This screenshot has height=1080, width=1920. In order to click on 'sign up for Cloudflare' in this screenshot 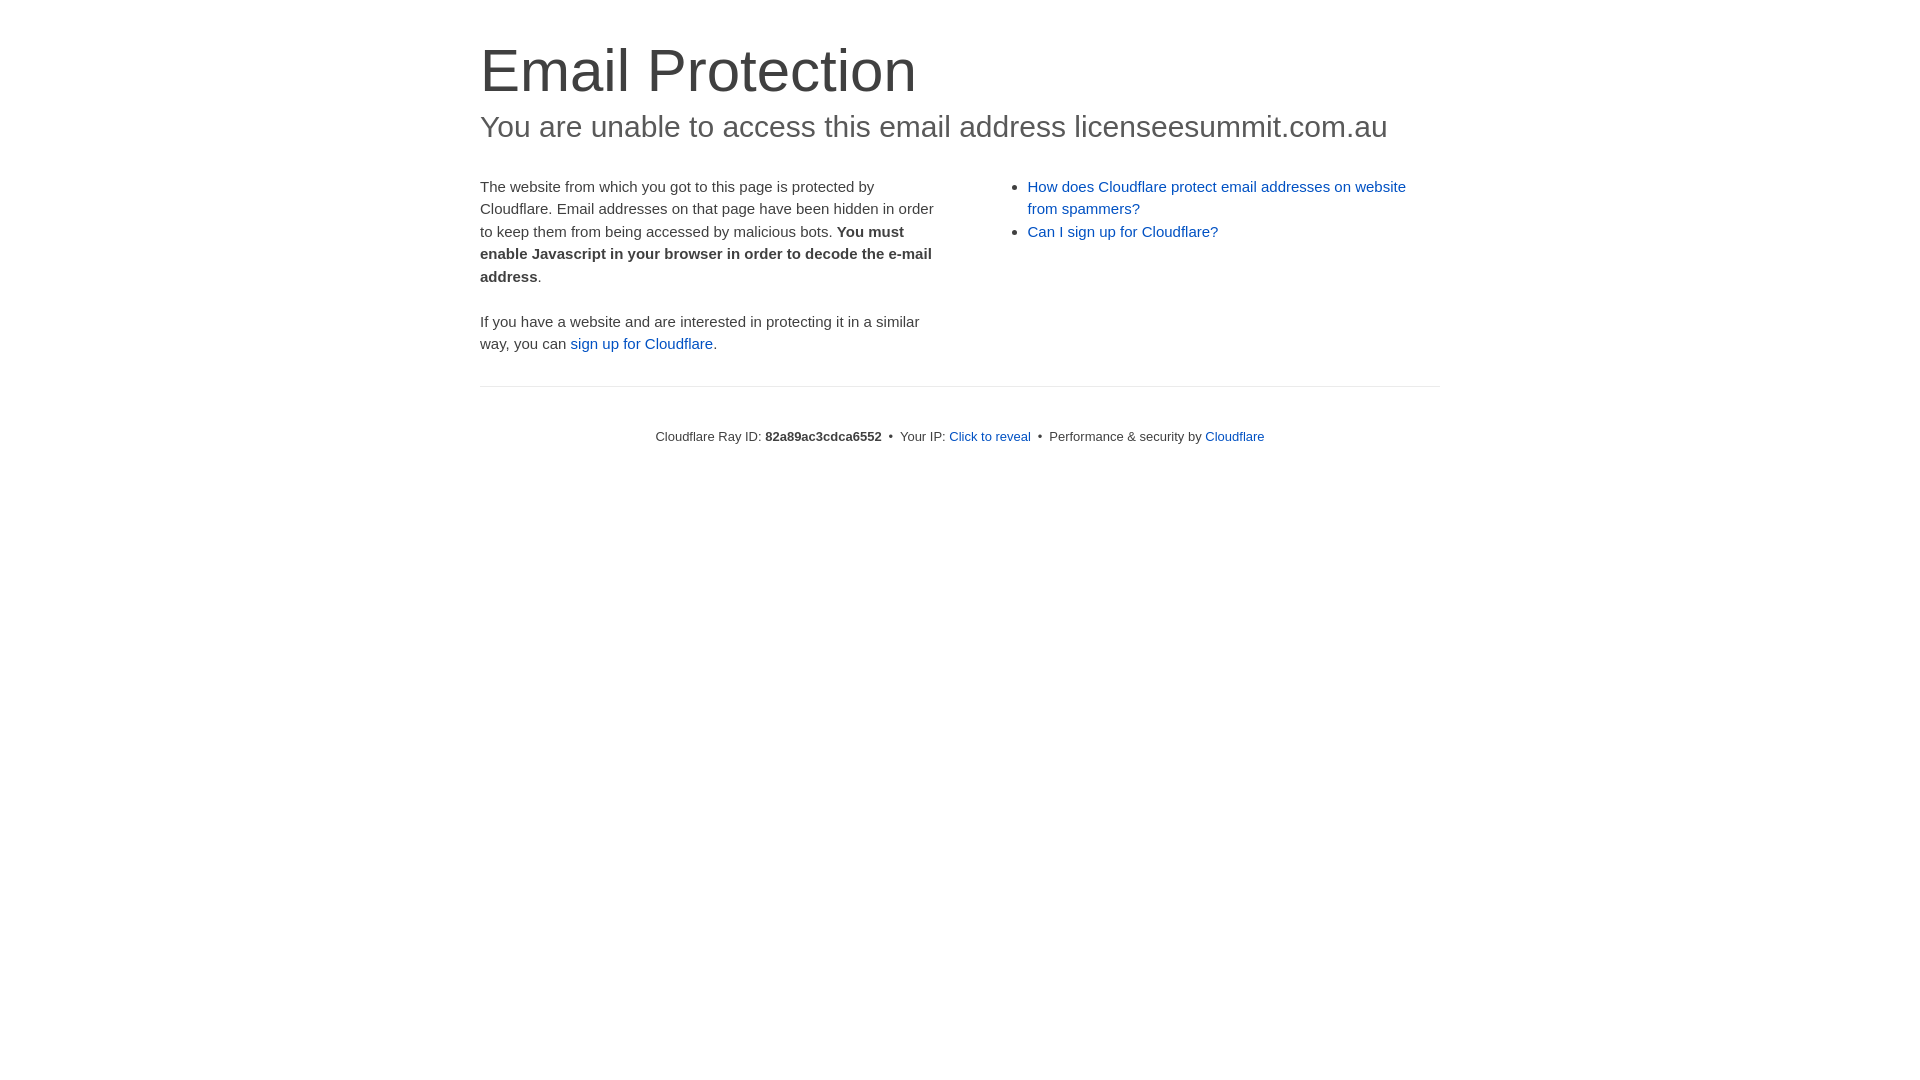, I will do `click(642, 342)`.